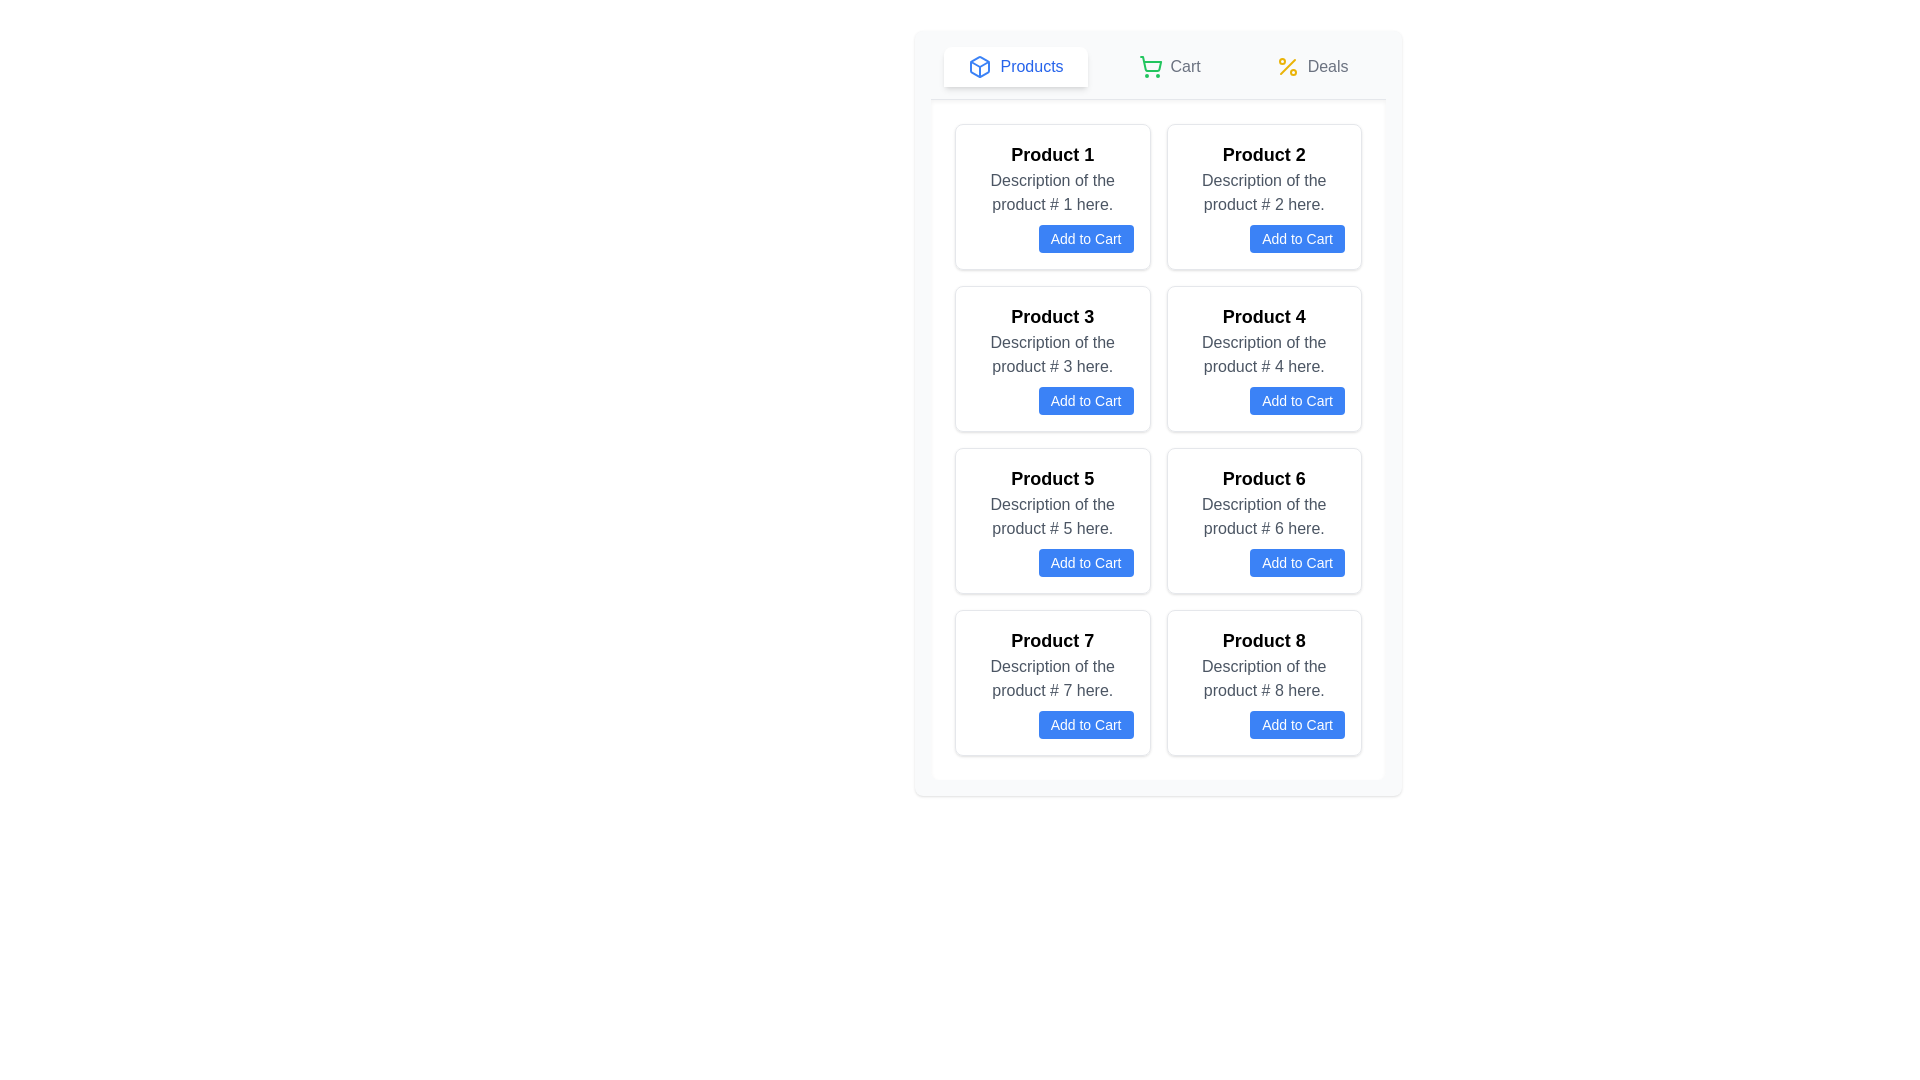 The width and height of the screenshot is (1920, 1080). Describe the element at coordinates (1051, 353) in the screenshot. I see `static text element displaying the phrase 'Description of the product # 3 here.' which is located below the 'Product 3' heading and above the 'Add to Cart' button in the product card` at that location.